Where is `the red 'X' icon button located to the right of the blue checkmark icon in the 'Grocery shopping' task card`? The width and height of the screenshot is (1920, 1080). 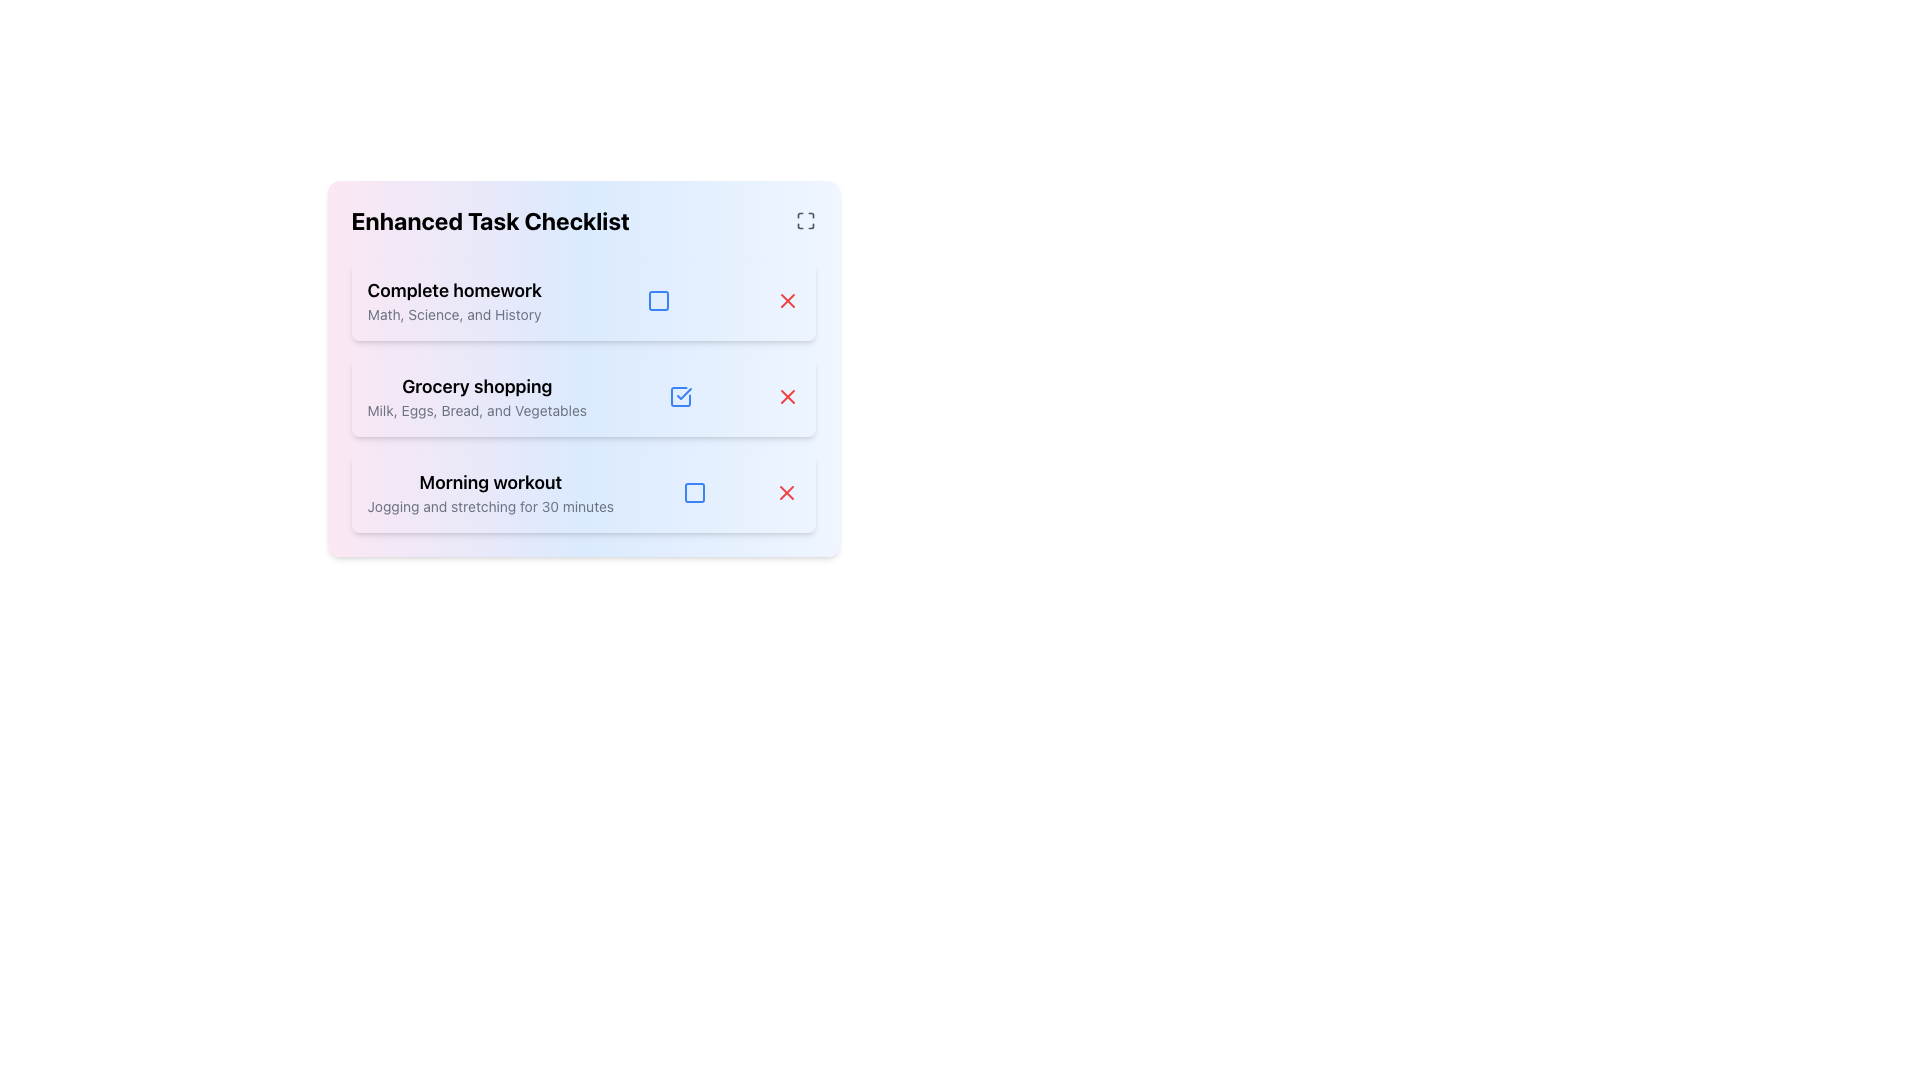 the red 'X' icon button located to the right of the blue checkmark icon in the 'Grocery shopping' task card is located at coordinates (786, 397).